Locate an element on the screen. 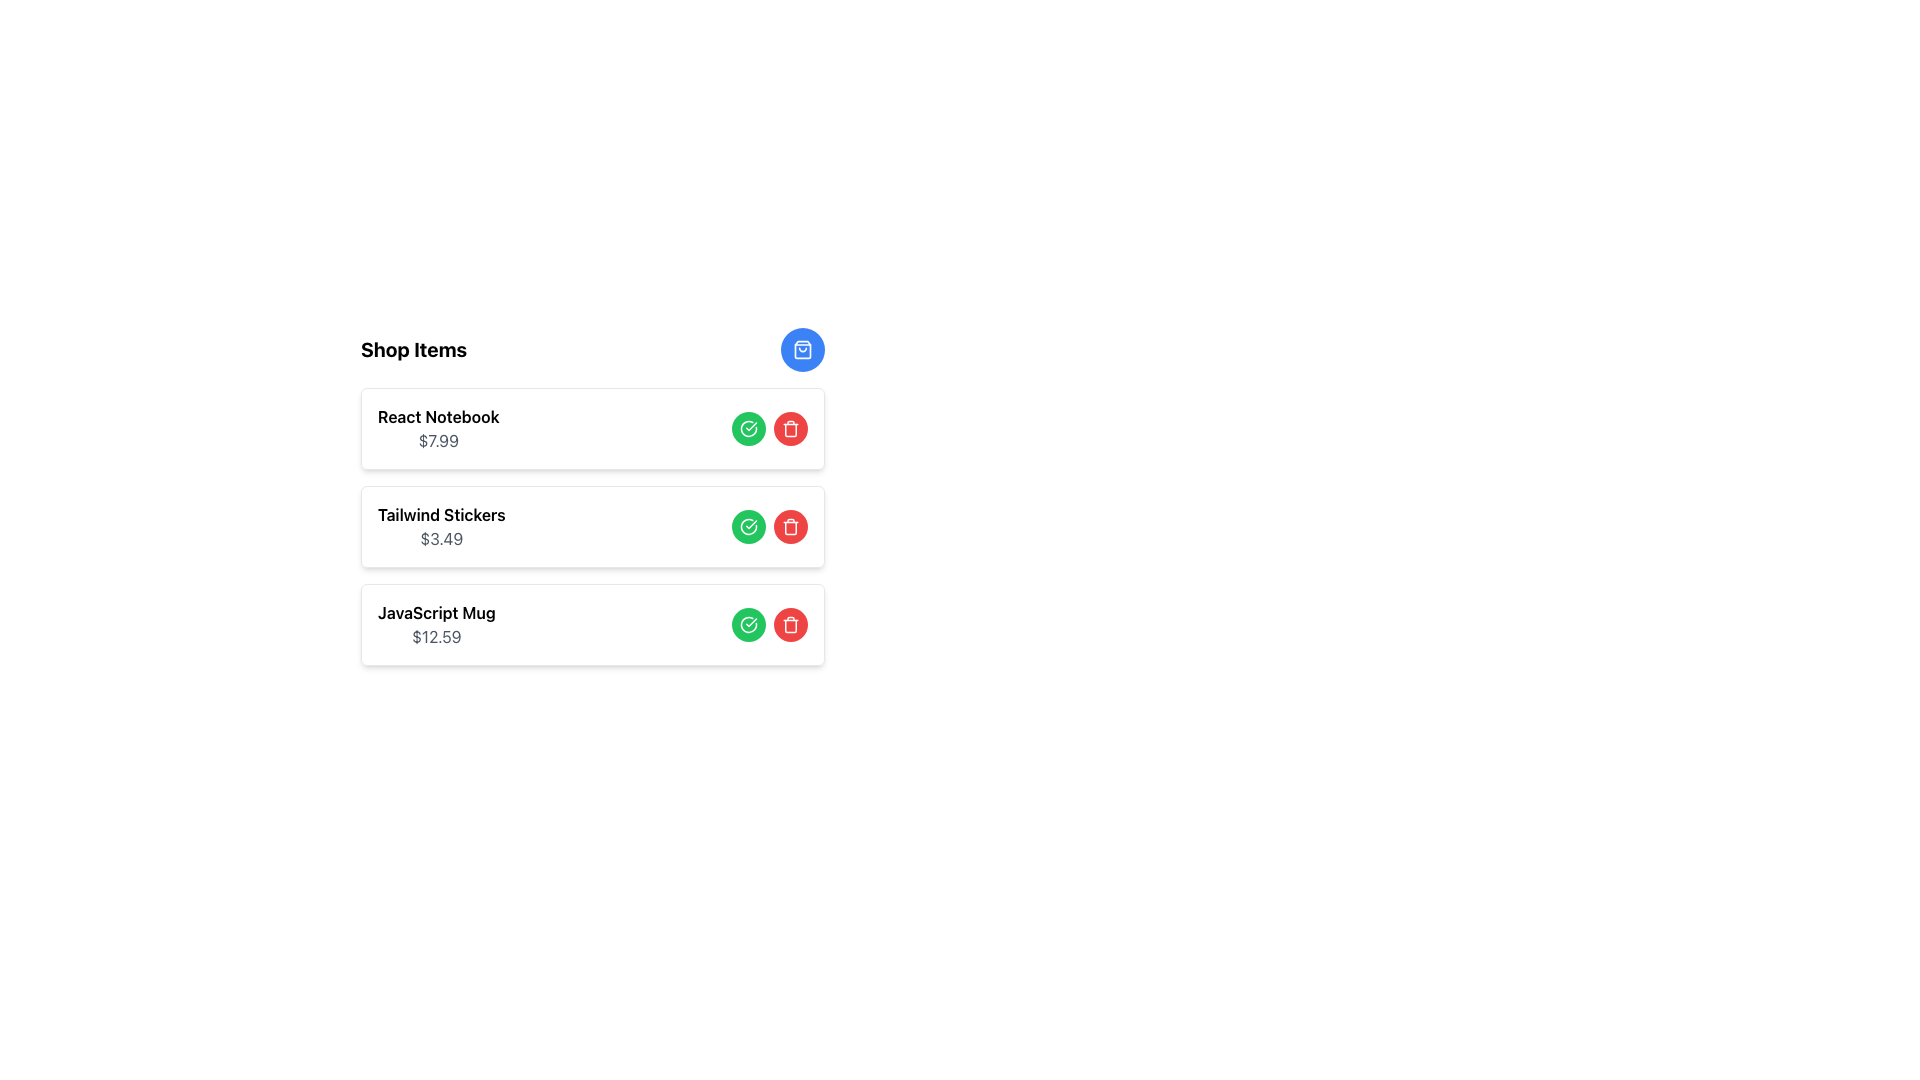 The width and height of the screenshot is (1920, 1080). the green checkmark icon button within the second list item is located at coordinates (747, 526).